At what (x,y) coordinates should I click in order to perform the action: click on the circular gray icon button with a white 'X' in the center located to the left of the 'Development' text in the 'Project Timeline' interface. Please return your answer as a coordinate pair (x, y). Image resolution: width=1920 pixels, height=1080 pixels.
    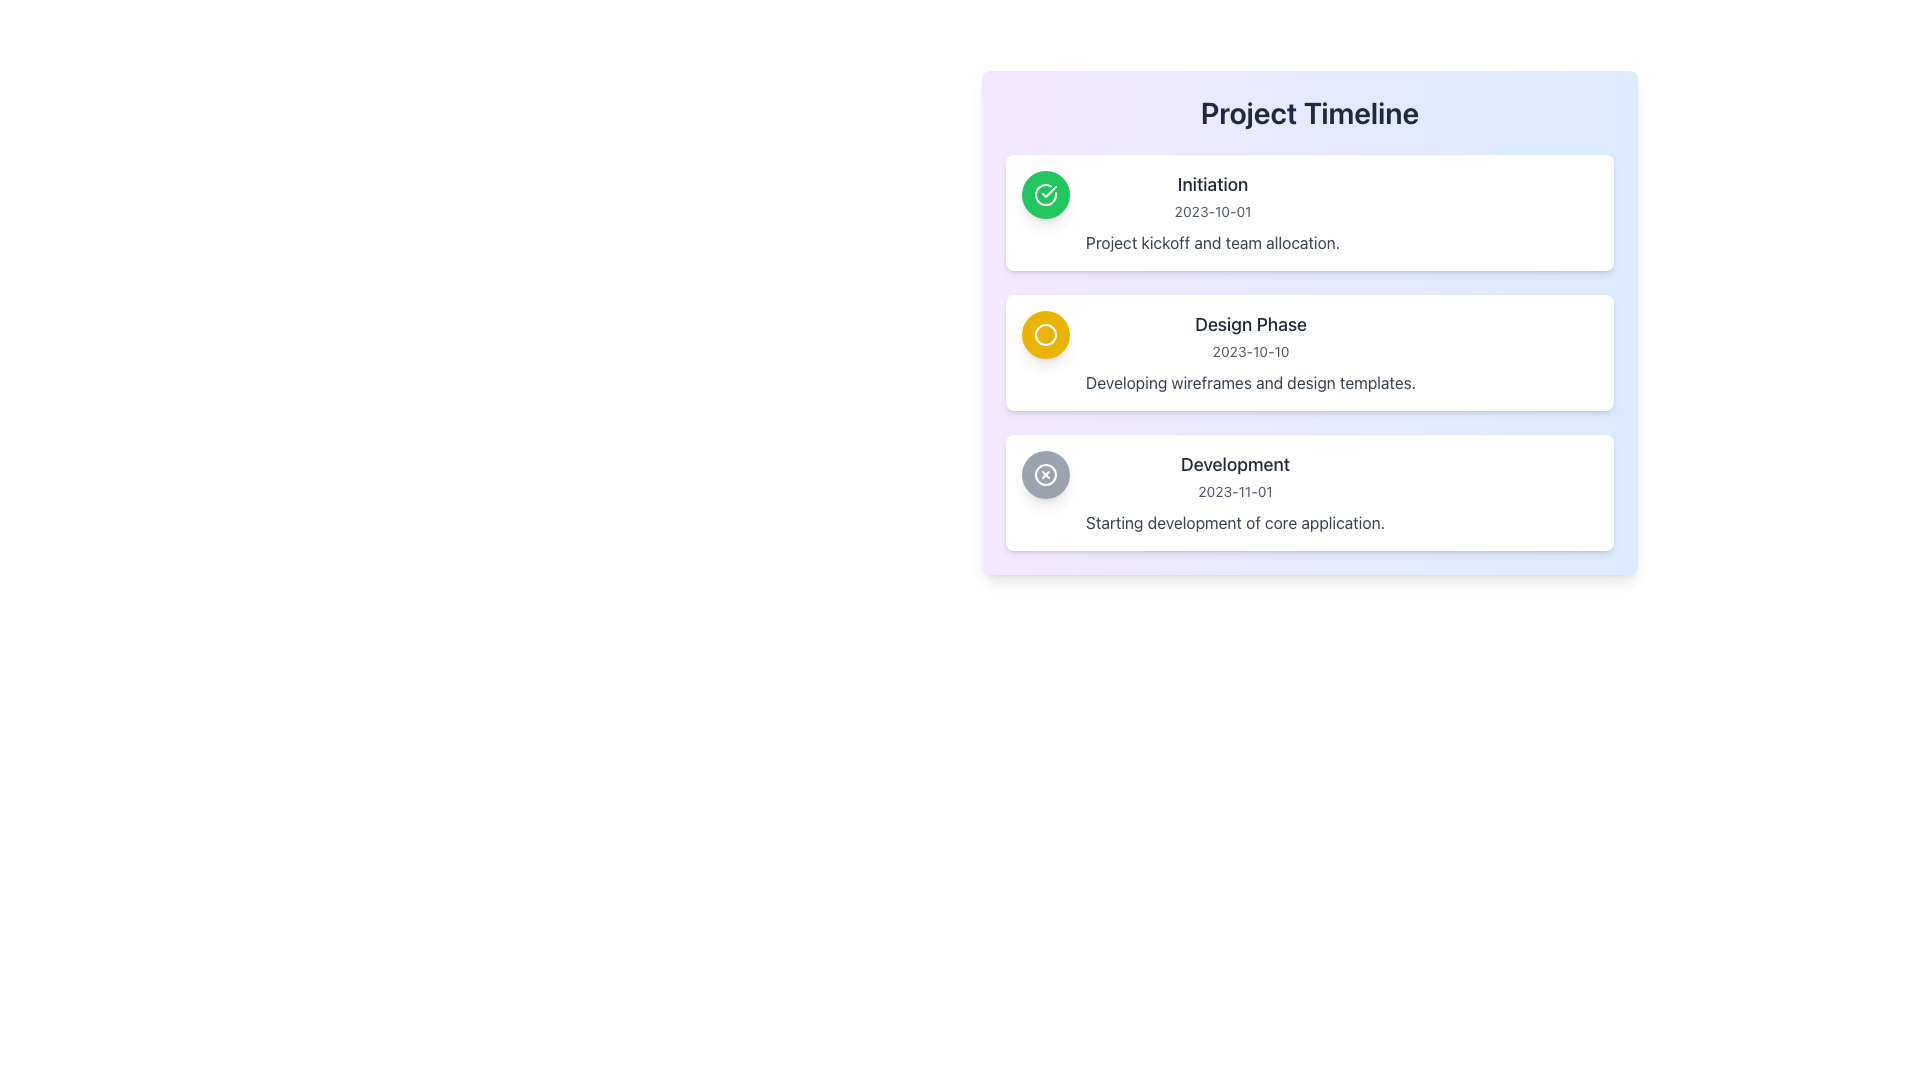
    Looking at the image, I should click on (1045, 474).